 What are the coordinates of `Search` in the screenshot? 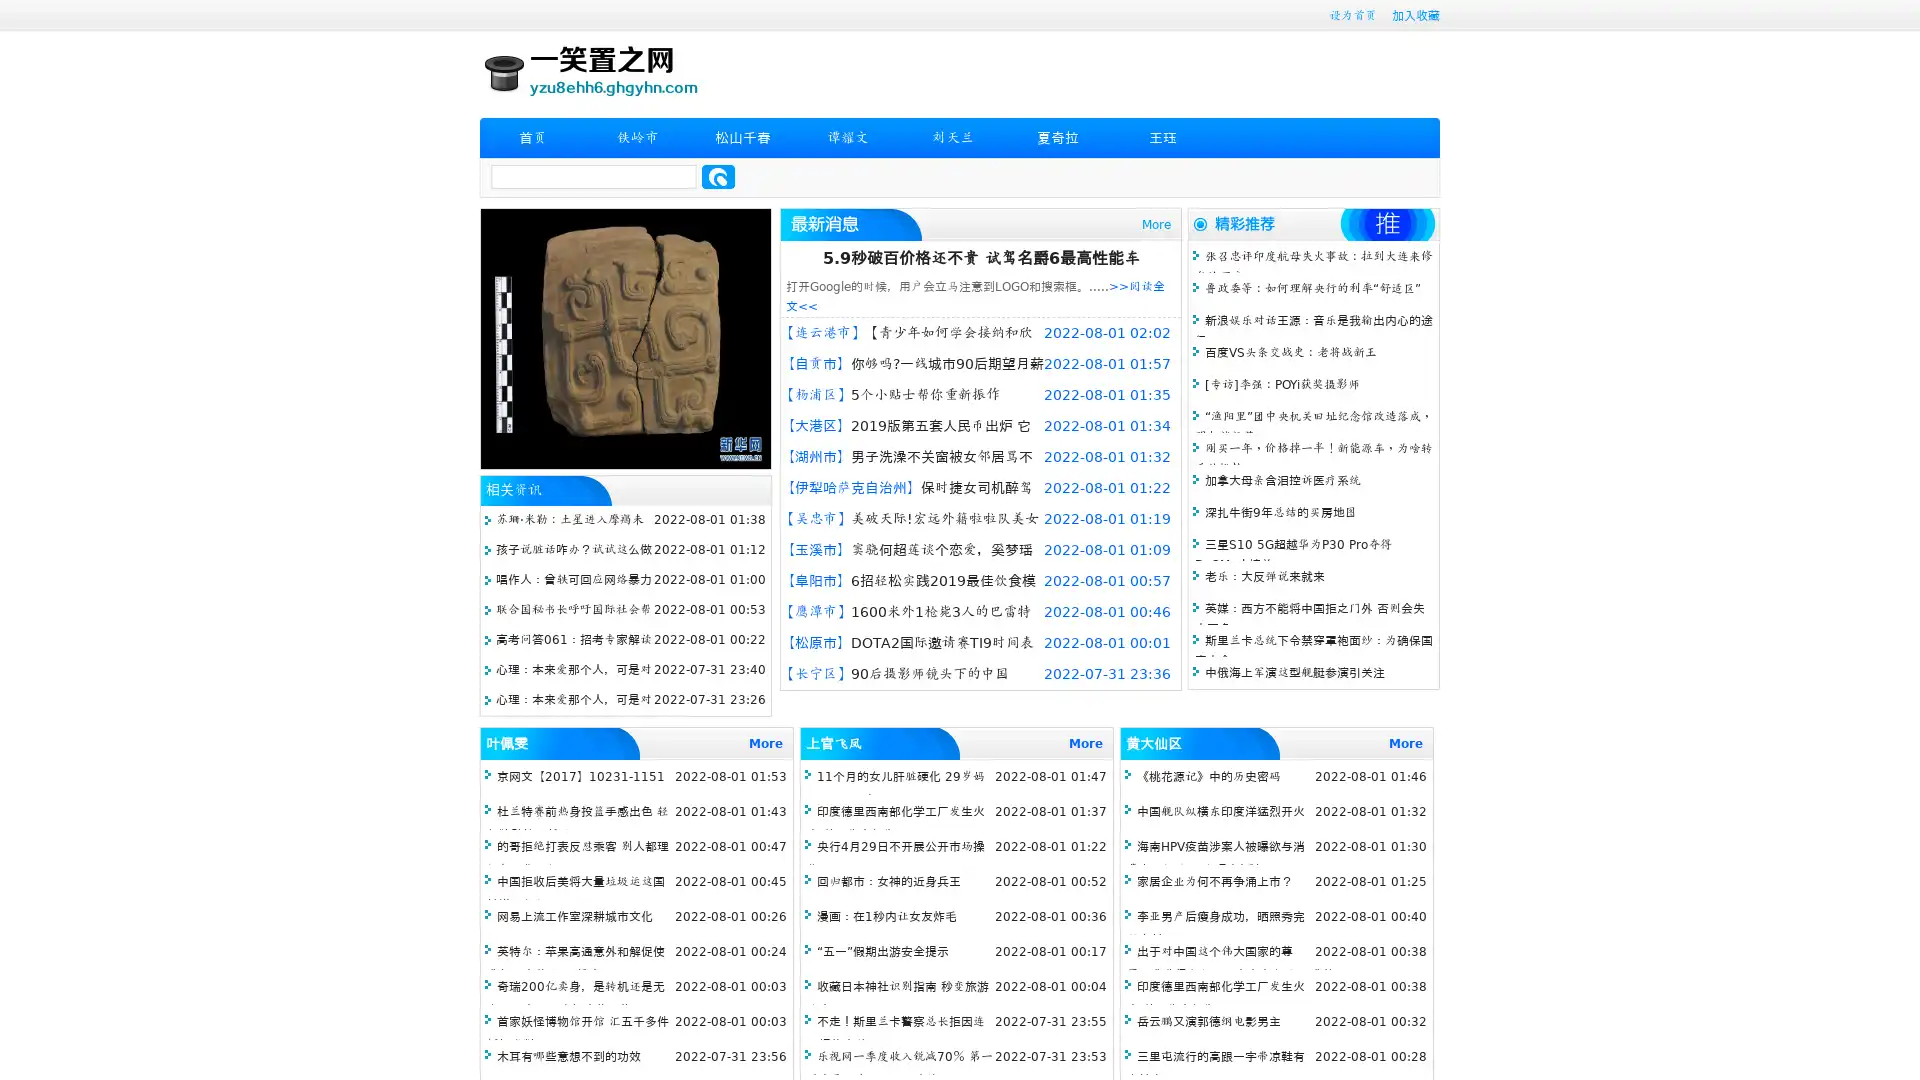 It's located at (718, 176).